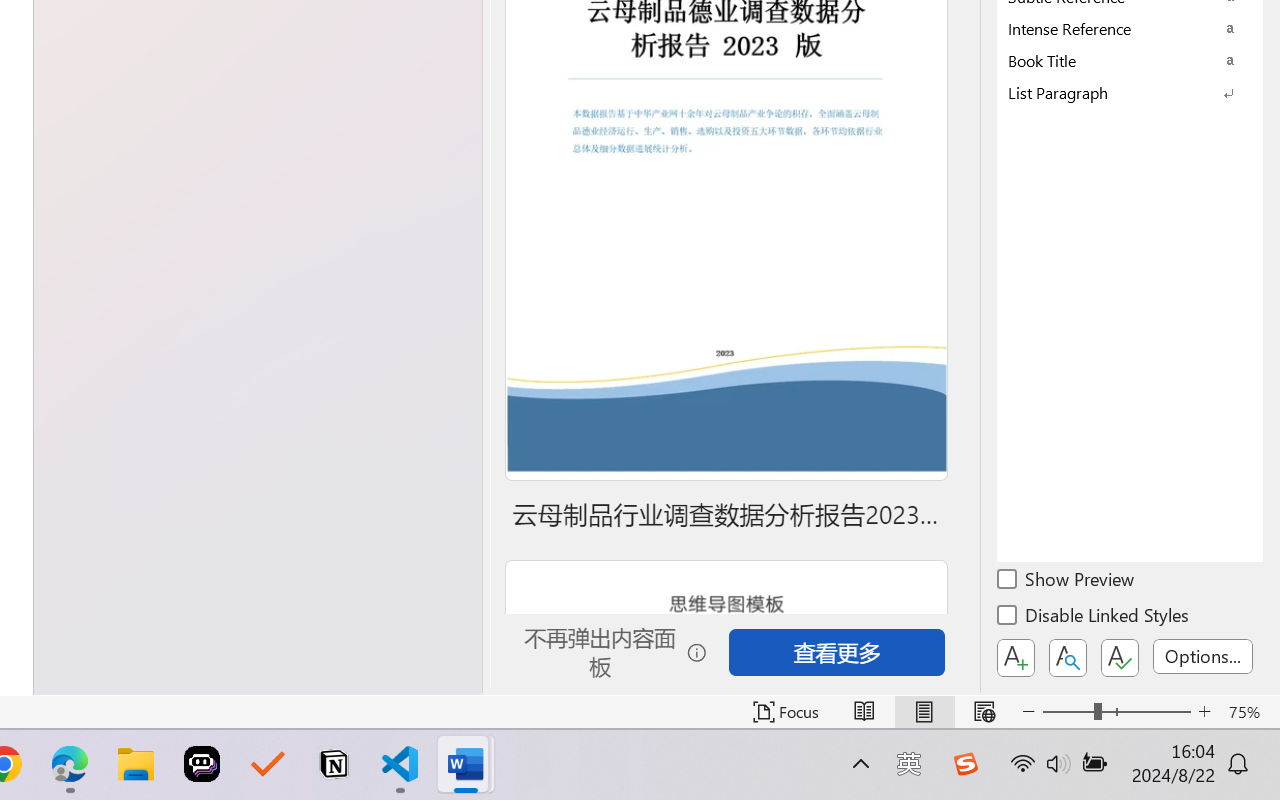 The height and width of the screenshot is (800, 1280). Describe the element at coordinates (1130, 28) in the screenshot. I see `'Intense Reference'` at that location.